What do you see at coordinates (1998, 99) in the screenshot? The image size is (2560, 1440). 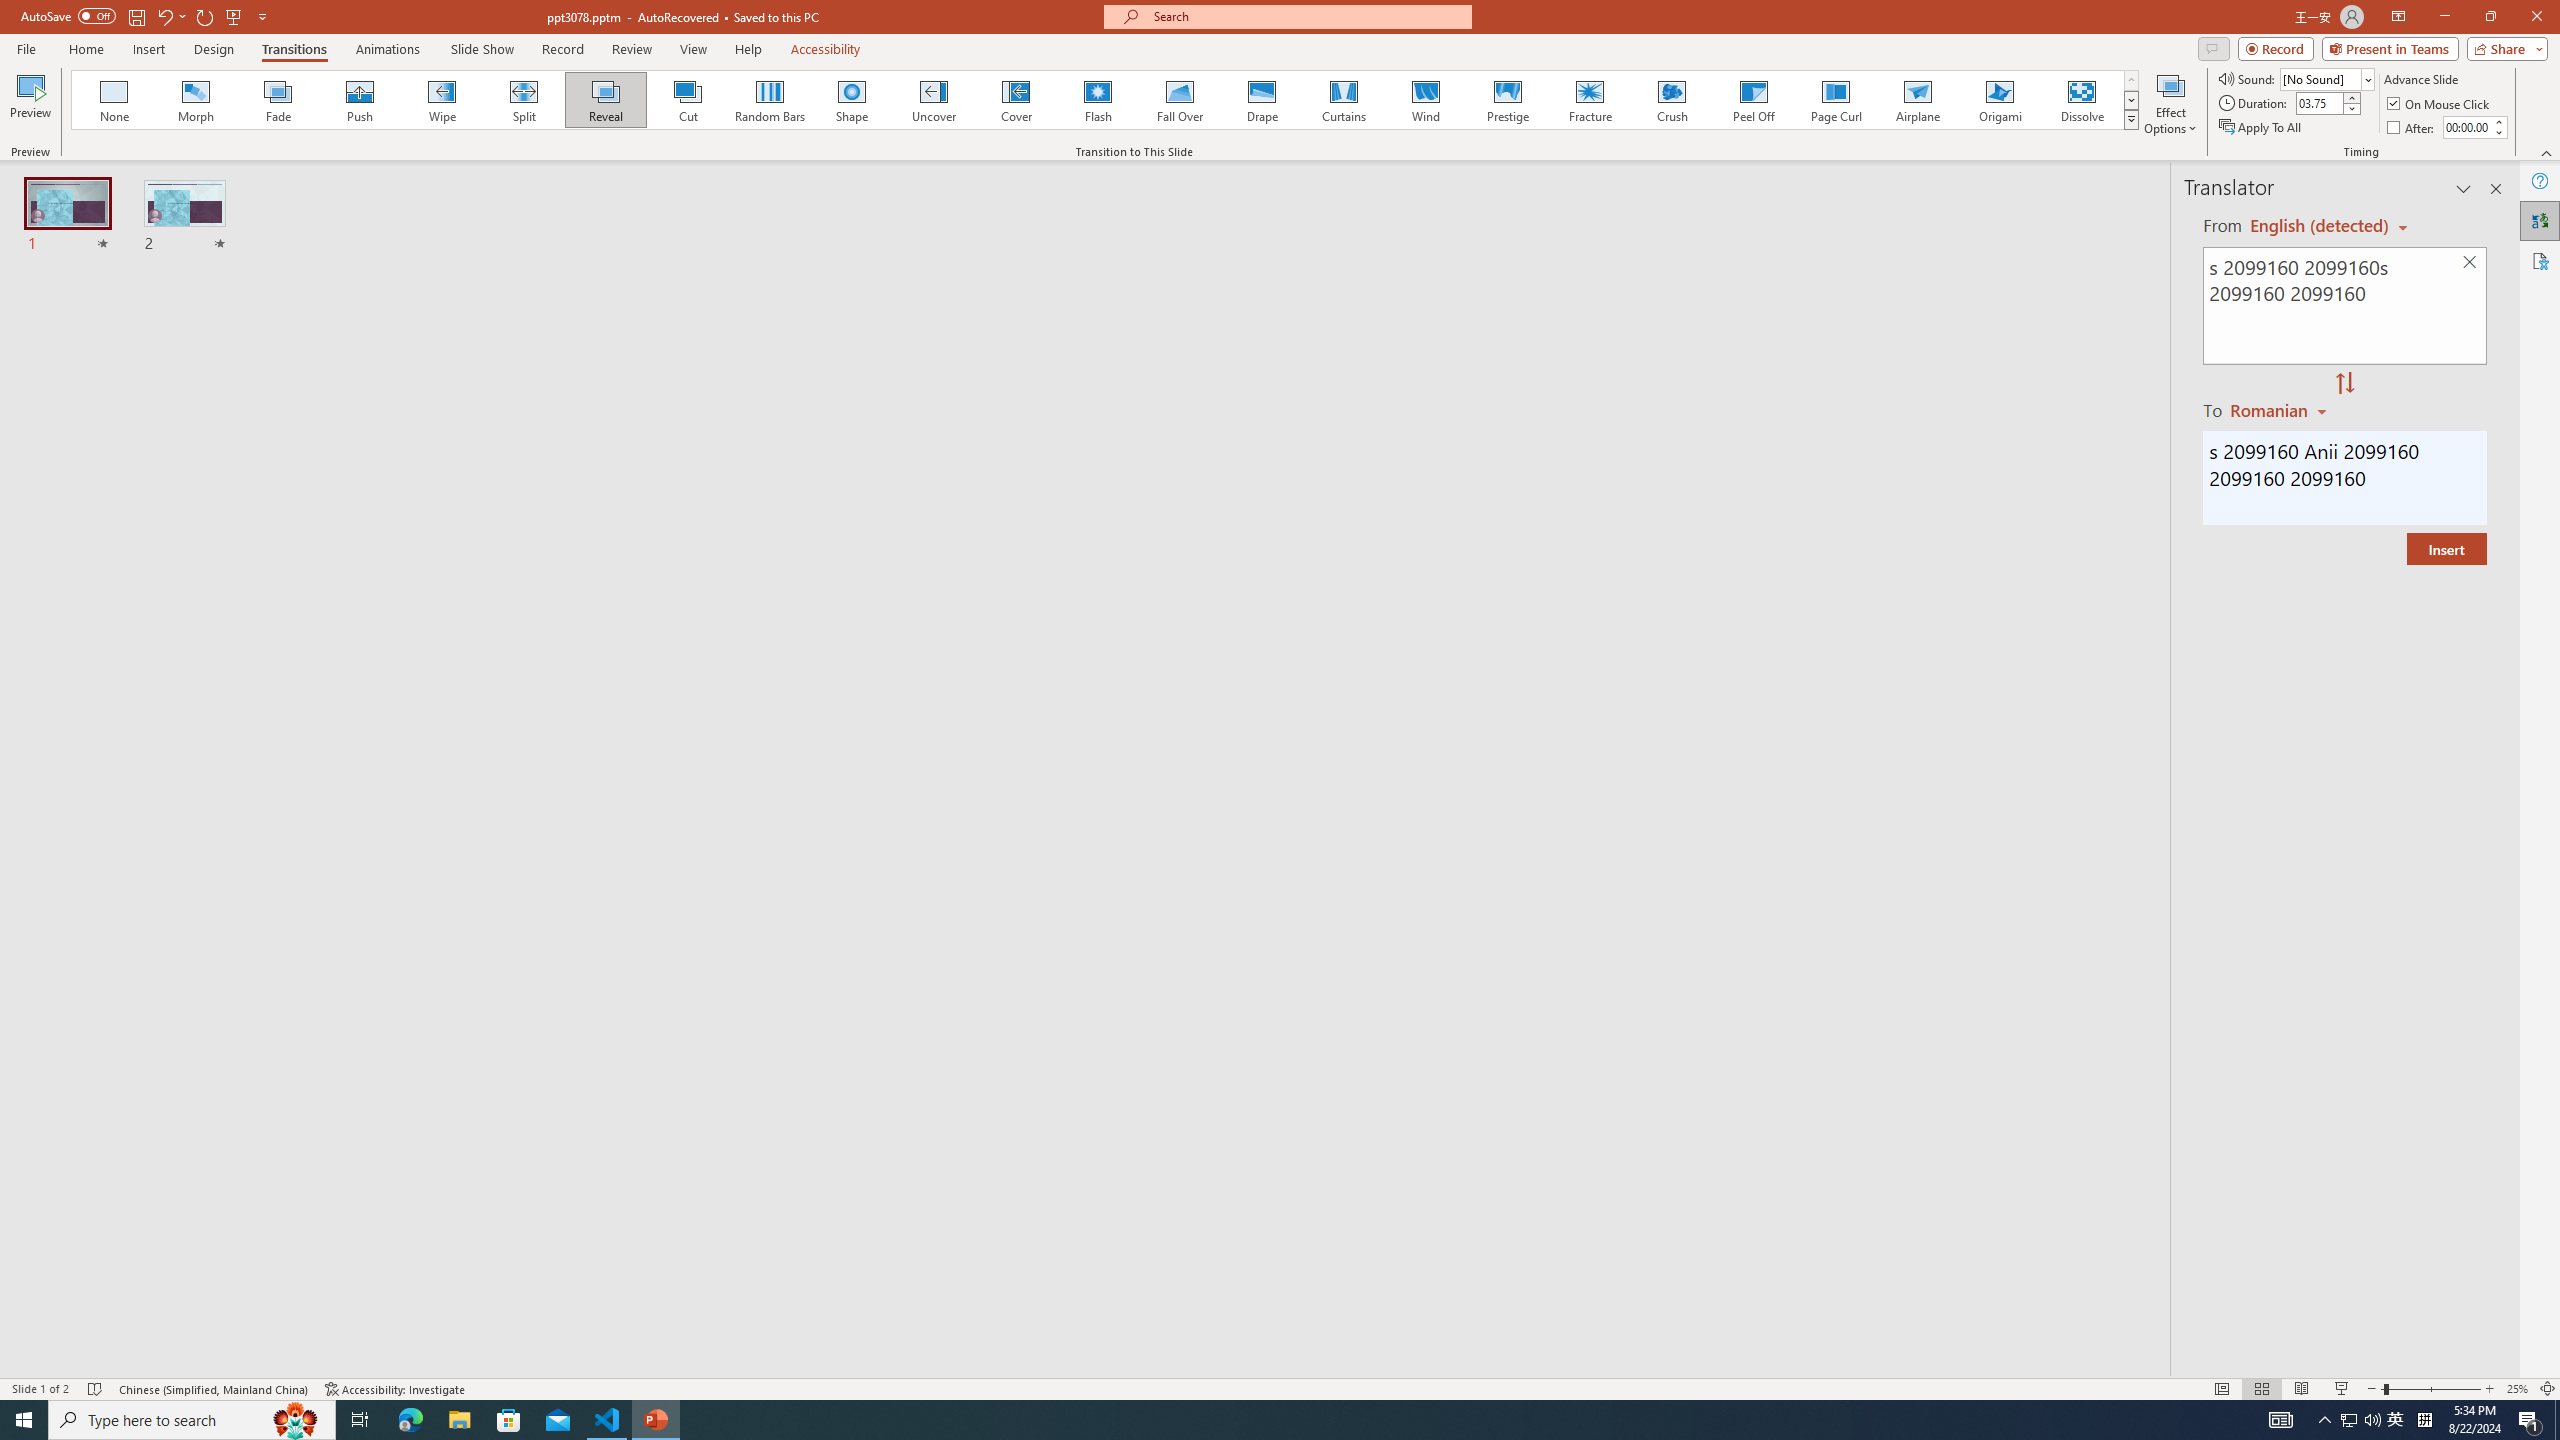 I see `'Origami'` at bounding box center [1998, 99].